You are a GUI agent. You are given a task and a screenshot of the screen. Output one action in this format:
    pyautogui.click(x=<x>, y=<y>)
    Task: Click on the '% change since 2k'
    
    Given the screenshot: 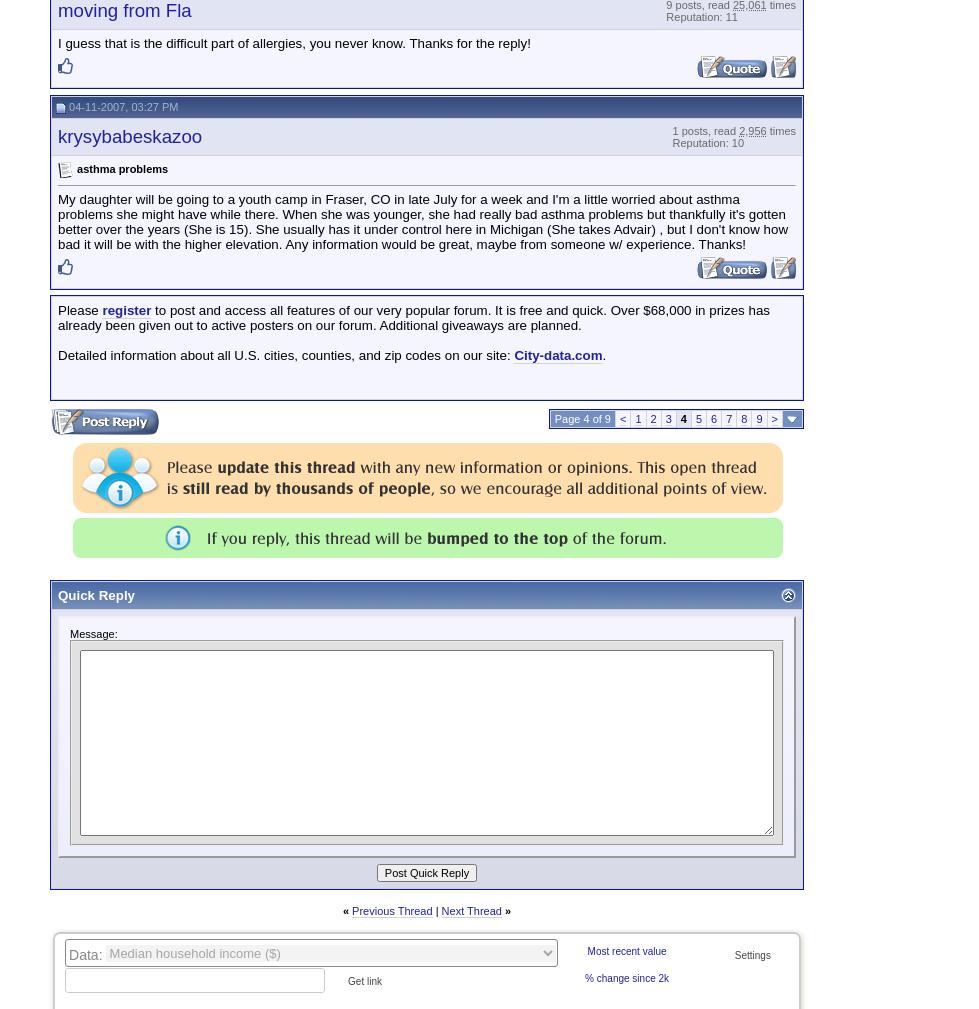 What is the action you would take?
    pyautogui.click(x=625, y=978)
    